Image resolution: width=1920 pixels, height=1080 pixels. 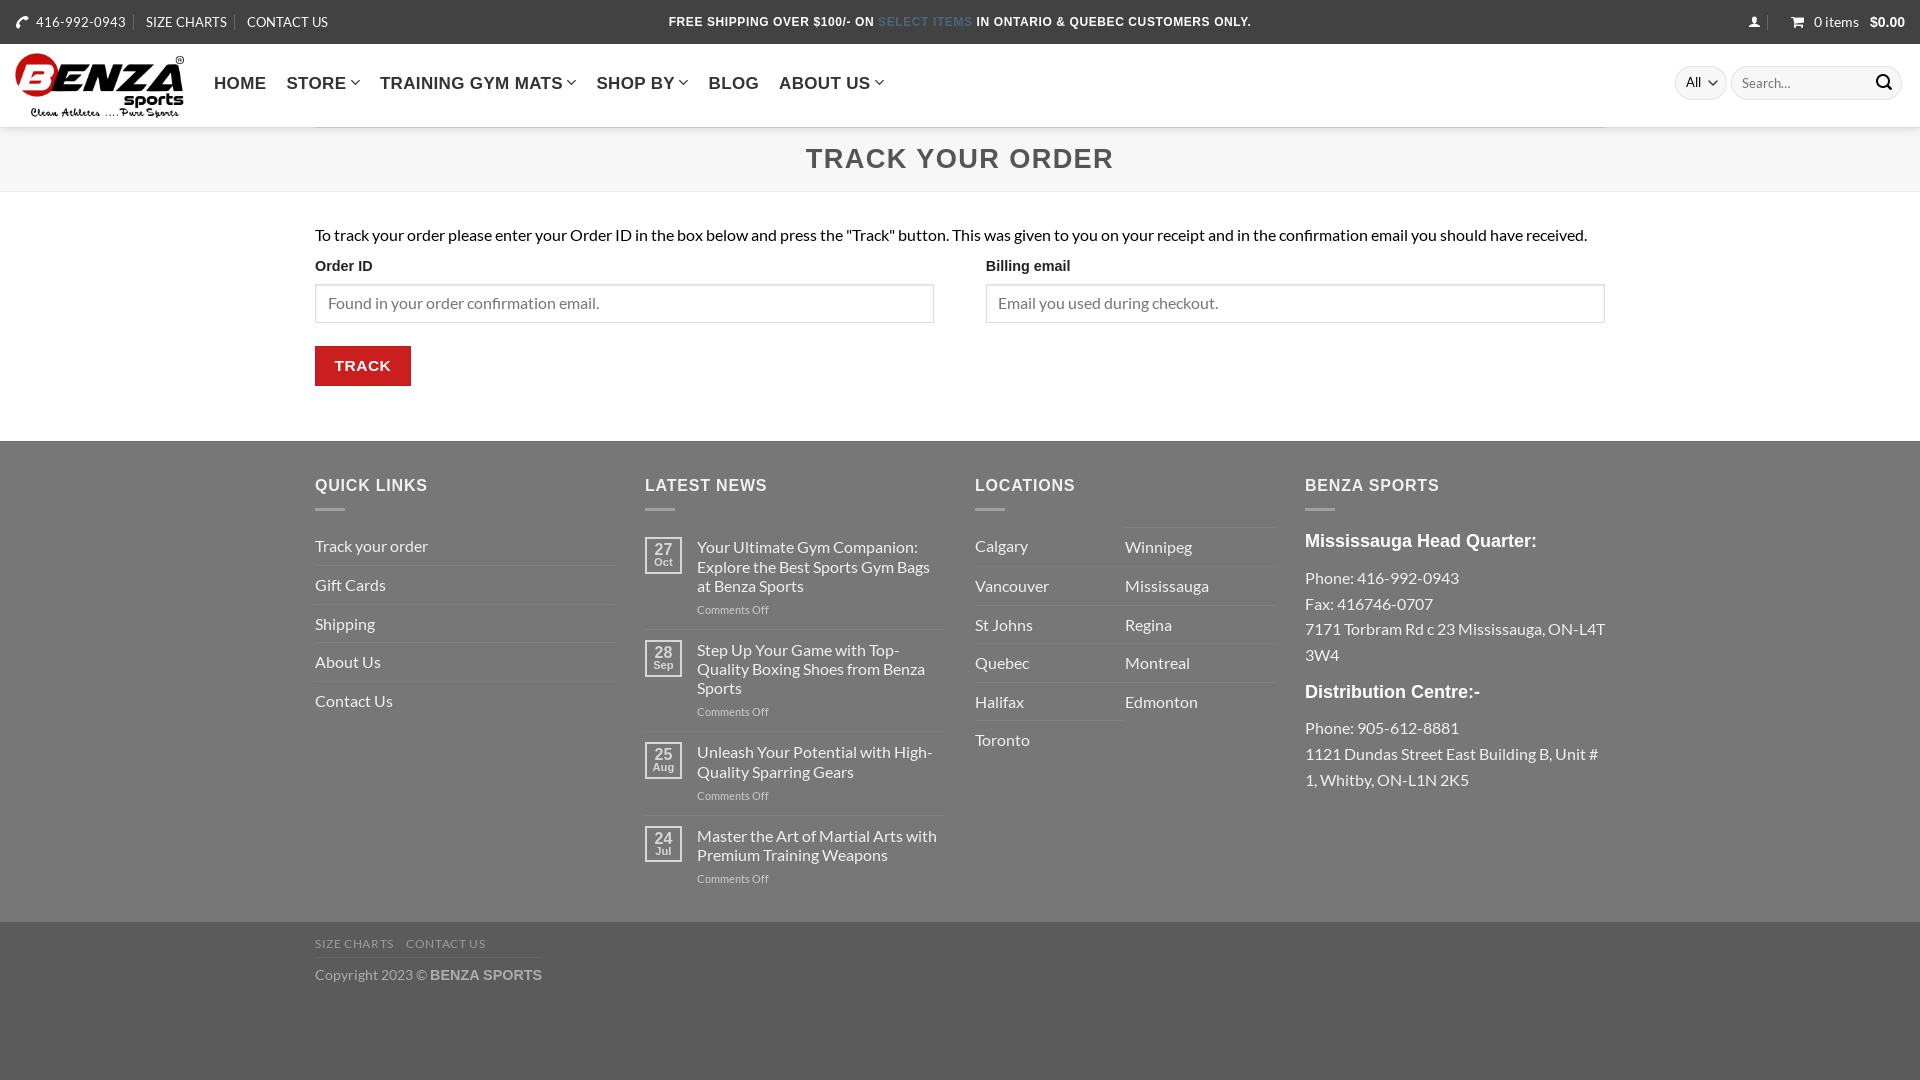 What do you see at coordinates (286, 22) in the screenshot?
I see `'CONTACT US'` at bounding box center [286, 22].